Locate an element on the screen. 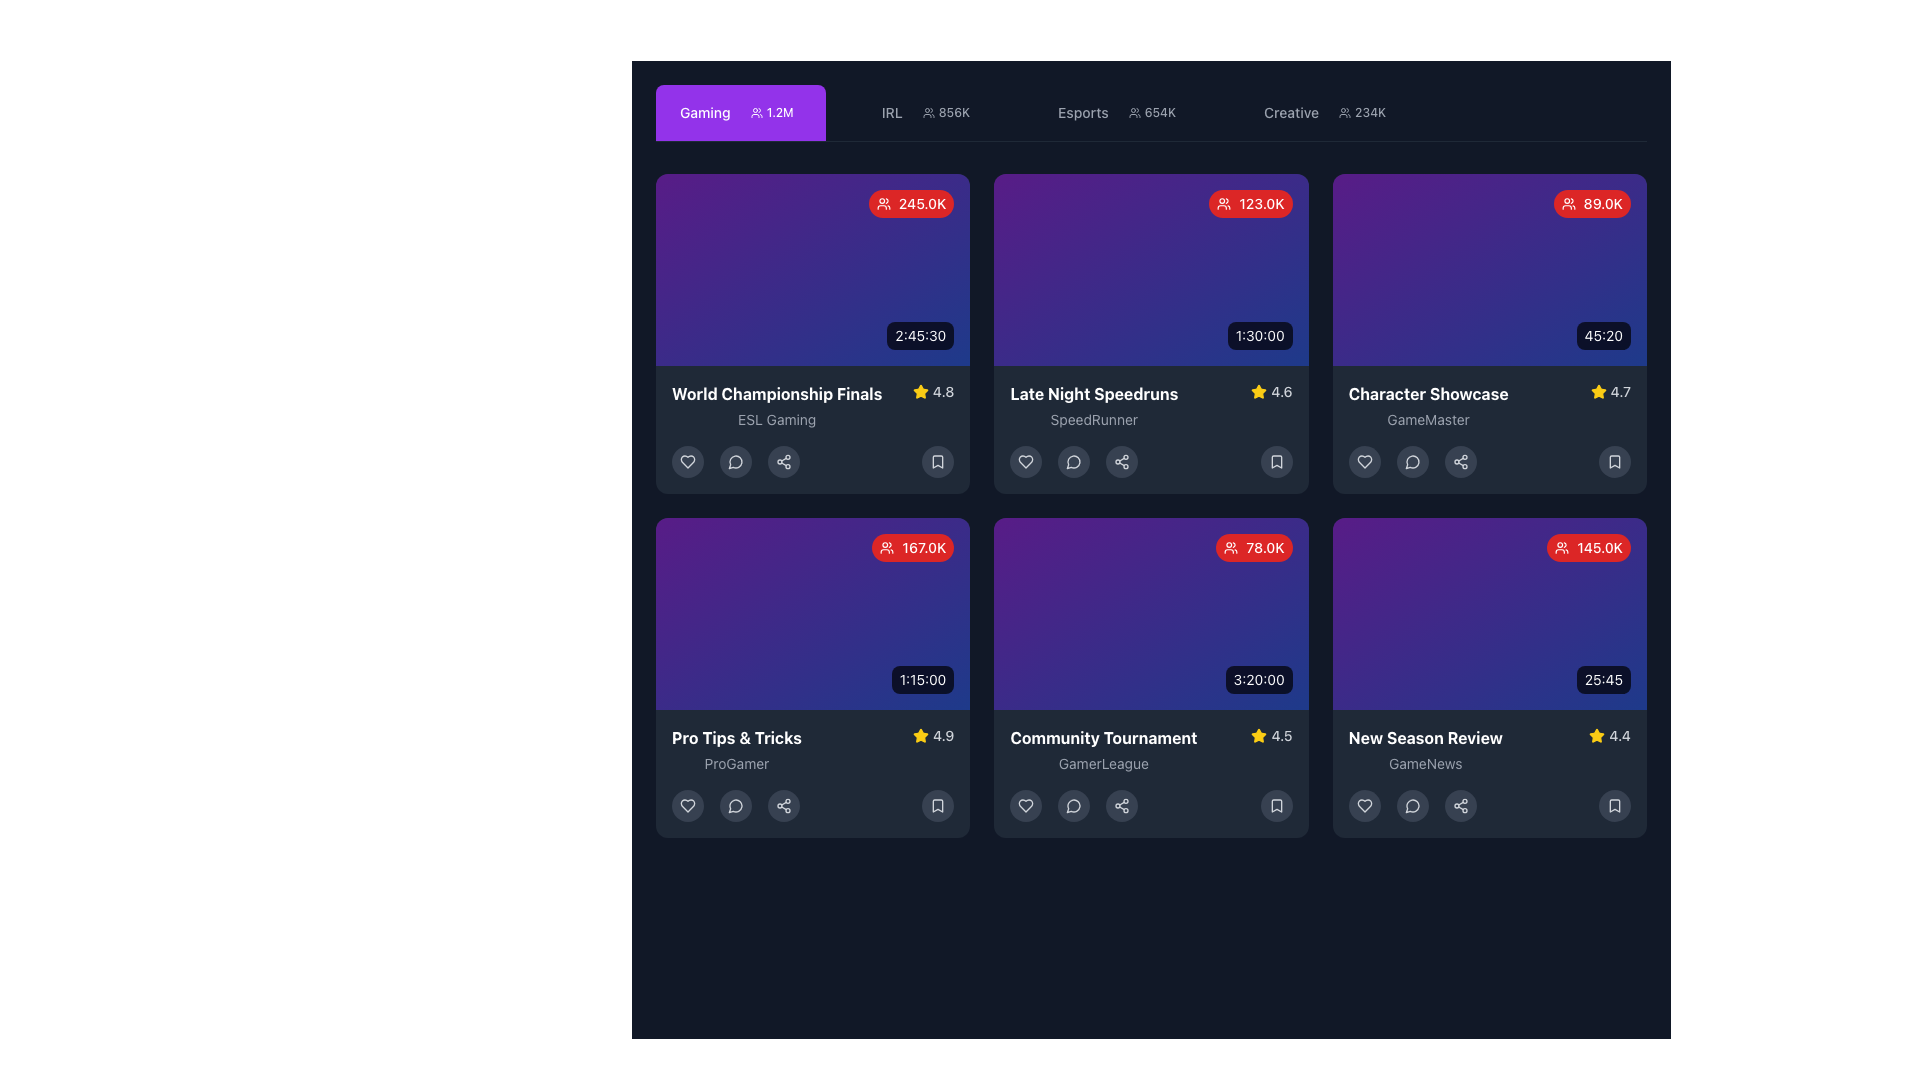 Image resolution: width=1920 pixels, height=1080 pixels. the bookmark icon located at the bottom-right corner of the 'Late Night Speedruns' card to trigger a tooltip if applicable is located at coordinates (1275, 462).